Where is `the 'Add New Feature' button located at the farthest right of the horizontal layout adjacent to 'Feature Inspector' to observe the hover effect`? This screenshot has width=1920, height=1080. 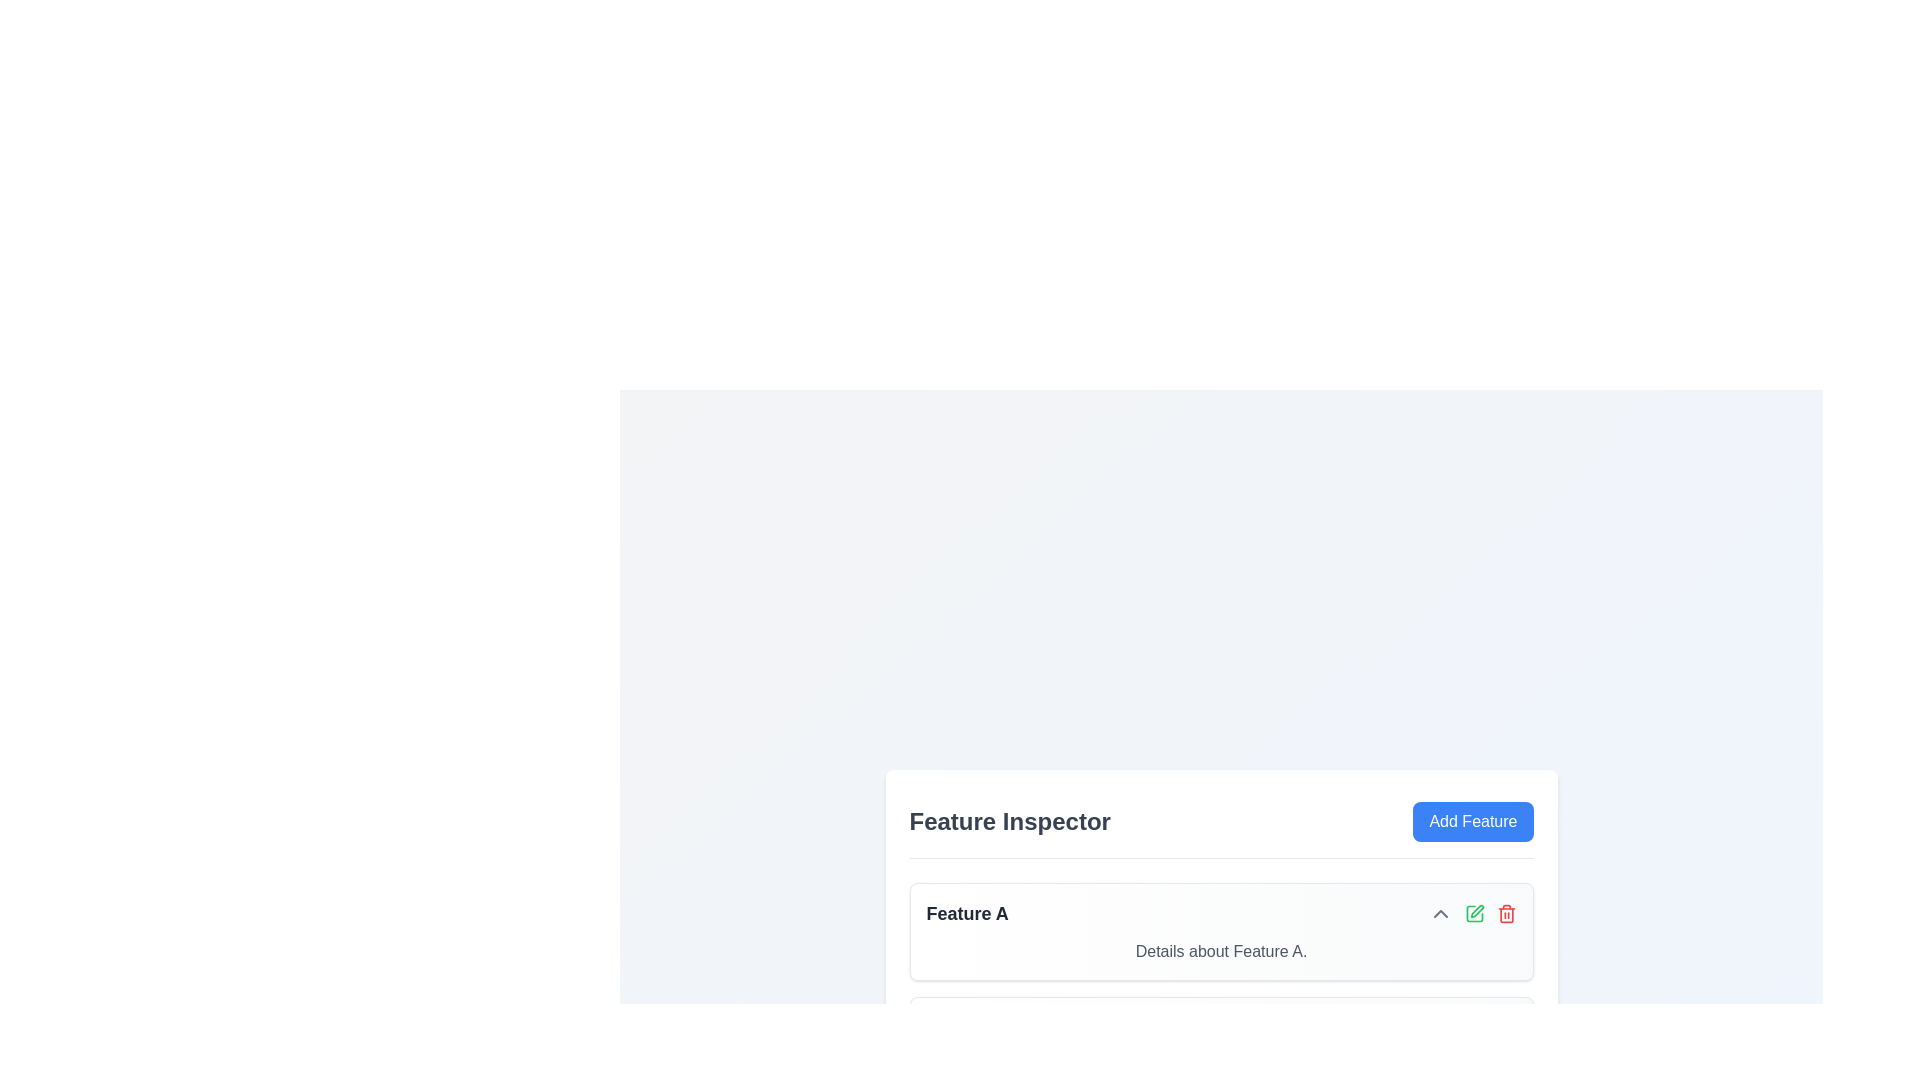 the 'Add New Feature' button located at the farthest right of the horizontal layout adjacent to 'Feature Inspector' to observe the hover effect is located at coordinates (1473, 821).